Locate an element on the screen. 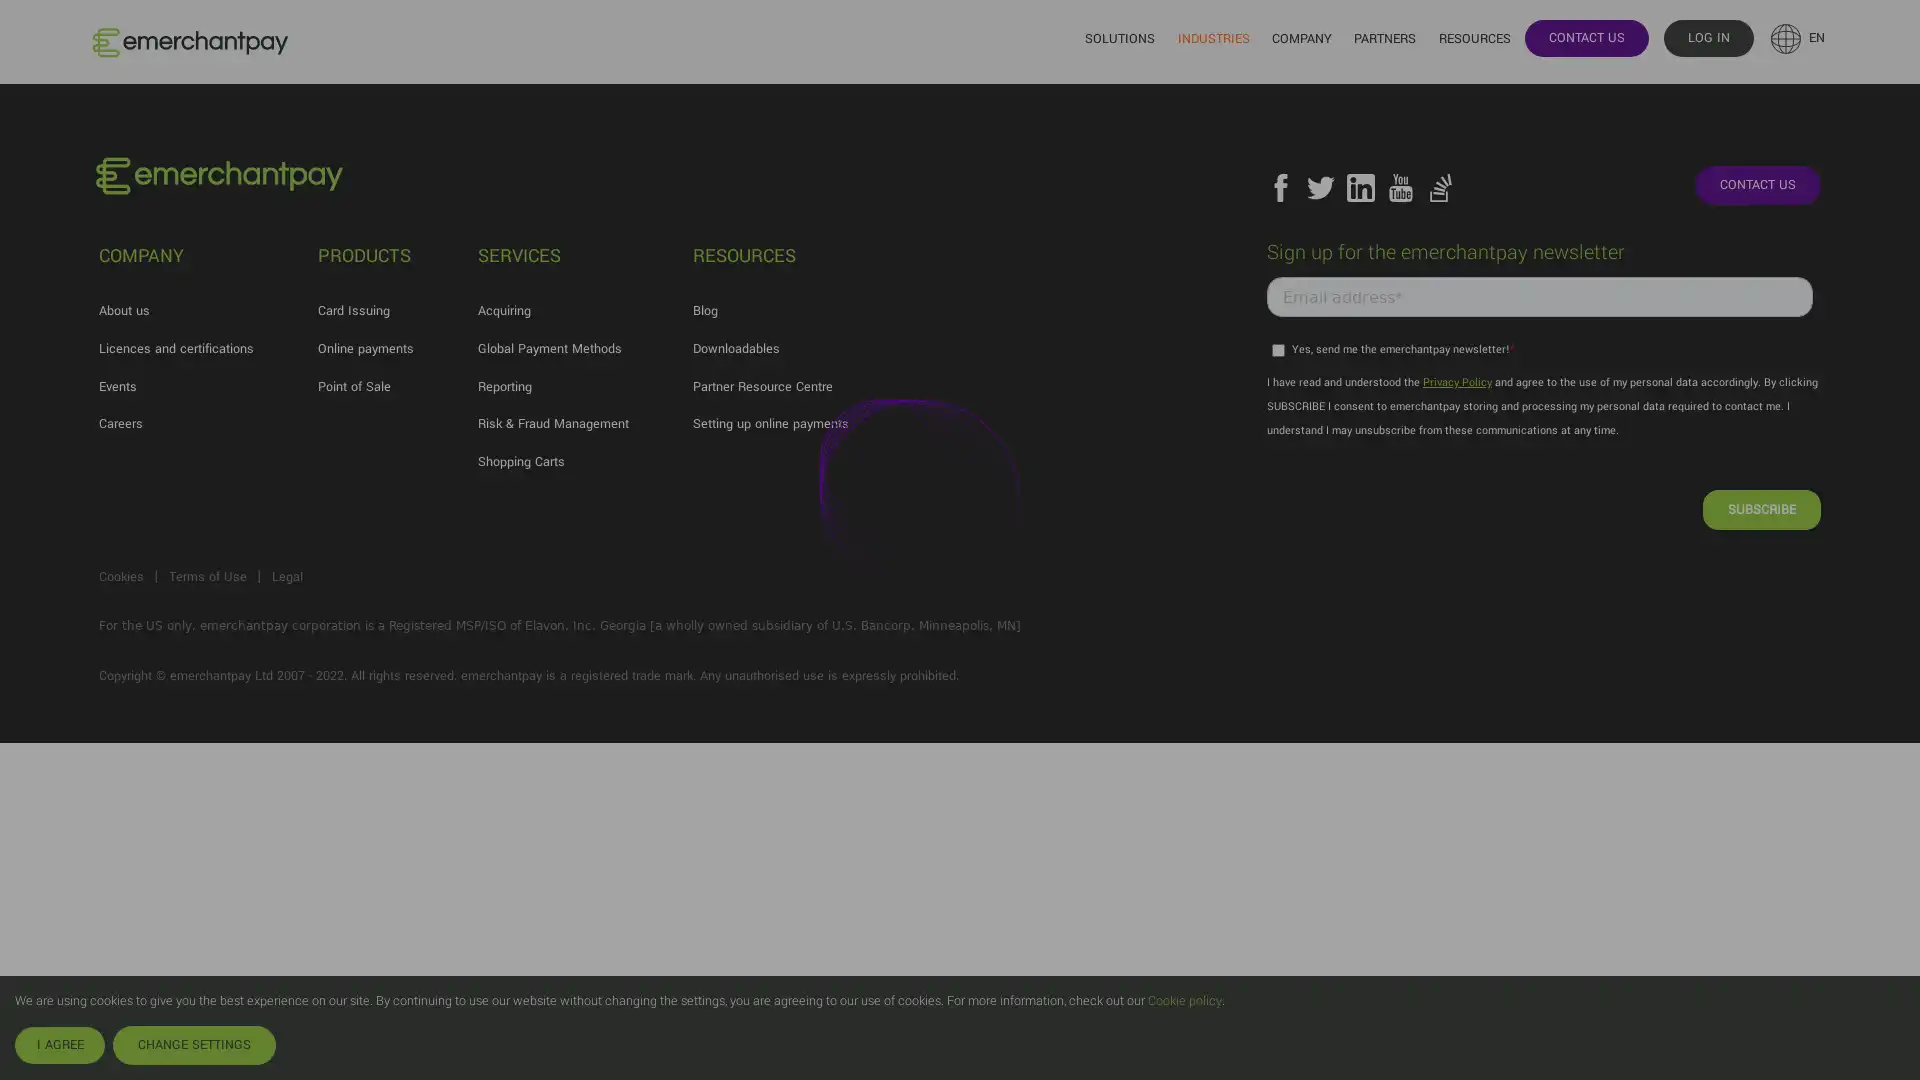 This screenshot has height=1080, width=1920. LOG IN is located at coordinates (1707, 37).